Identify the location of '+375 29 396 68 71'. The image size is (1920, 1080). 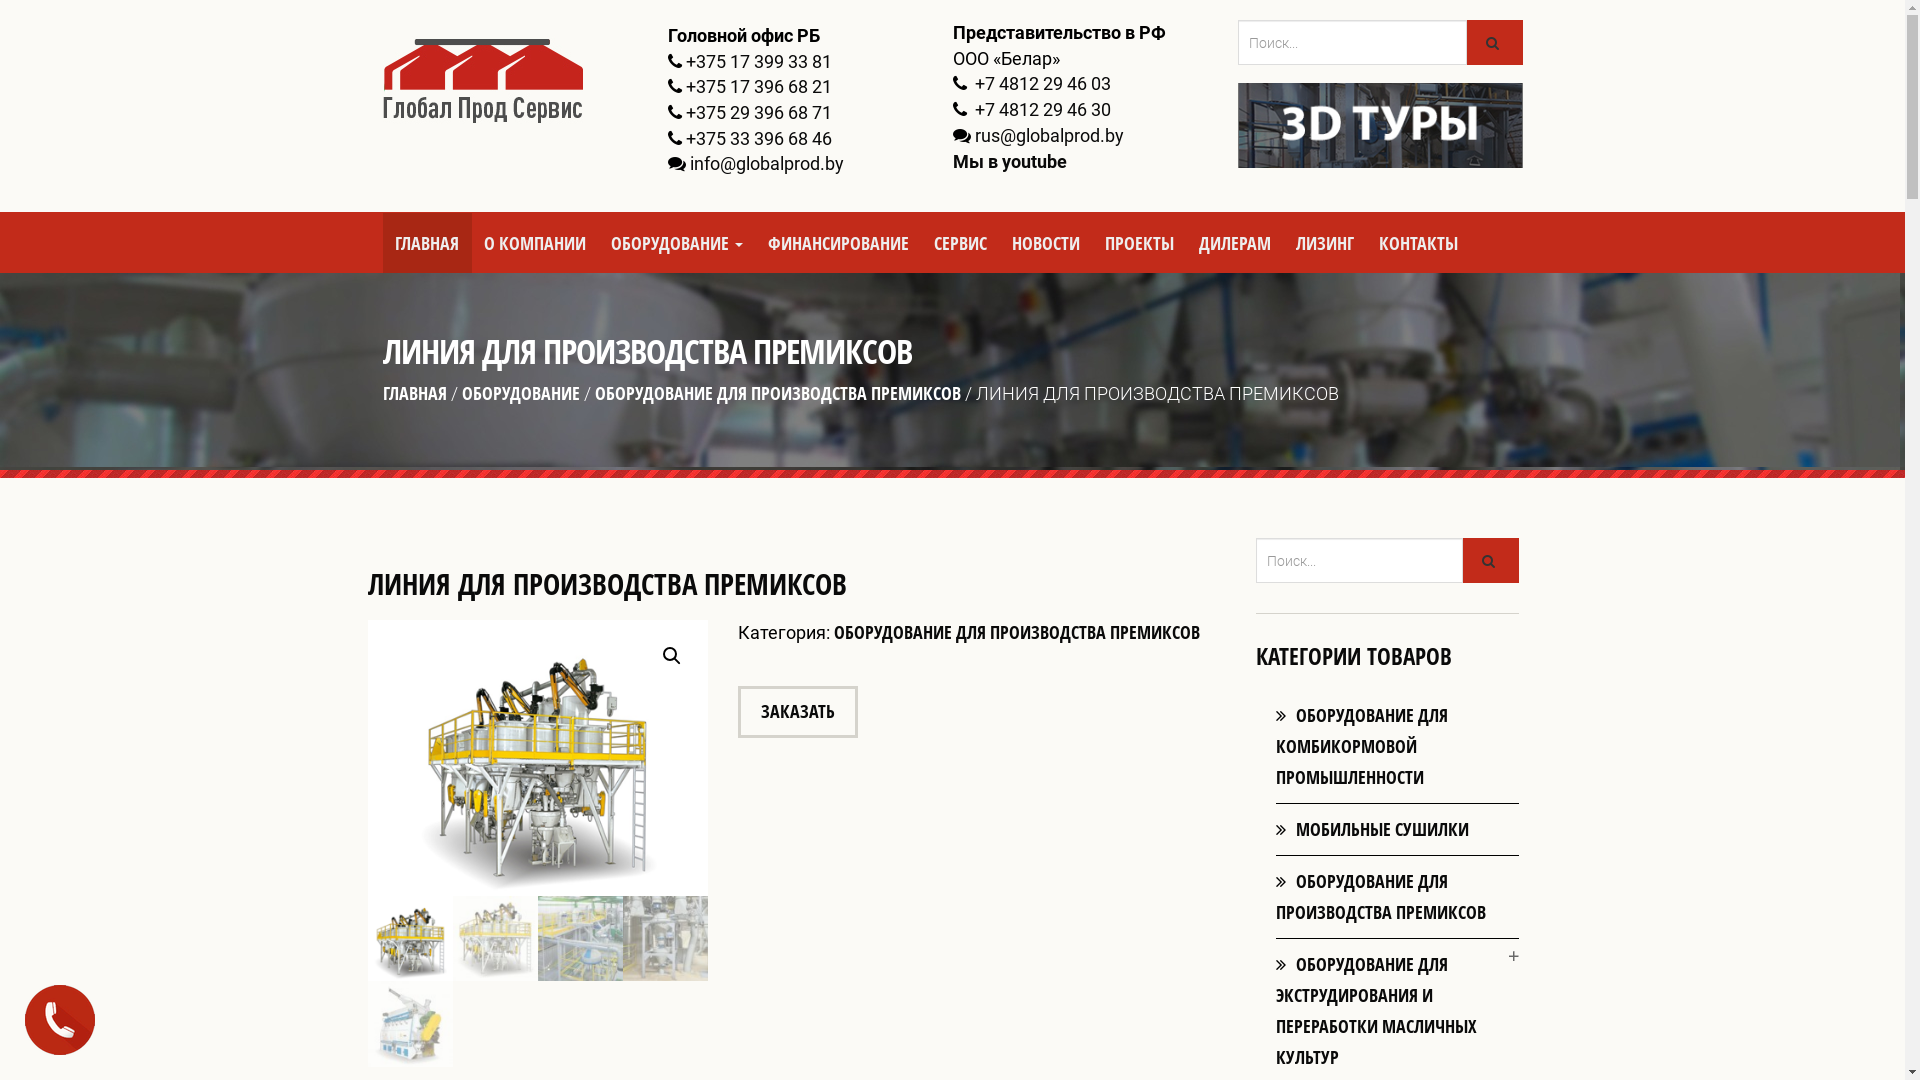
(757, 112).